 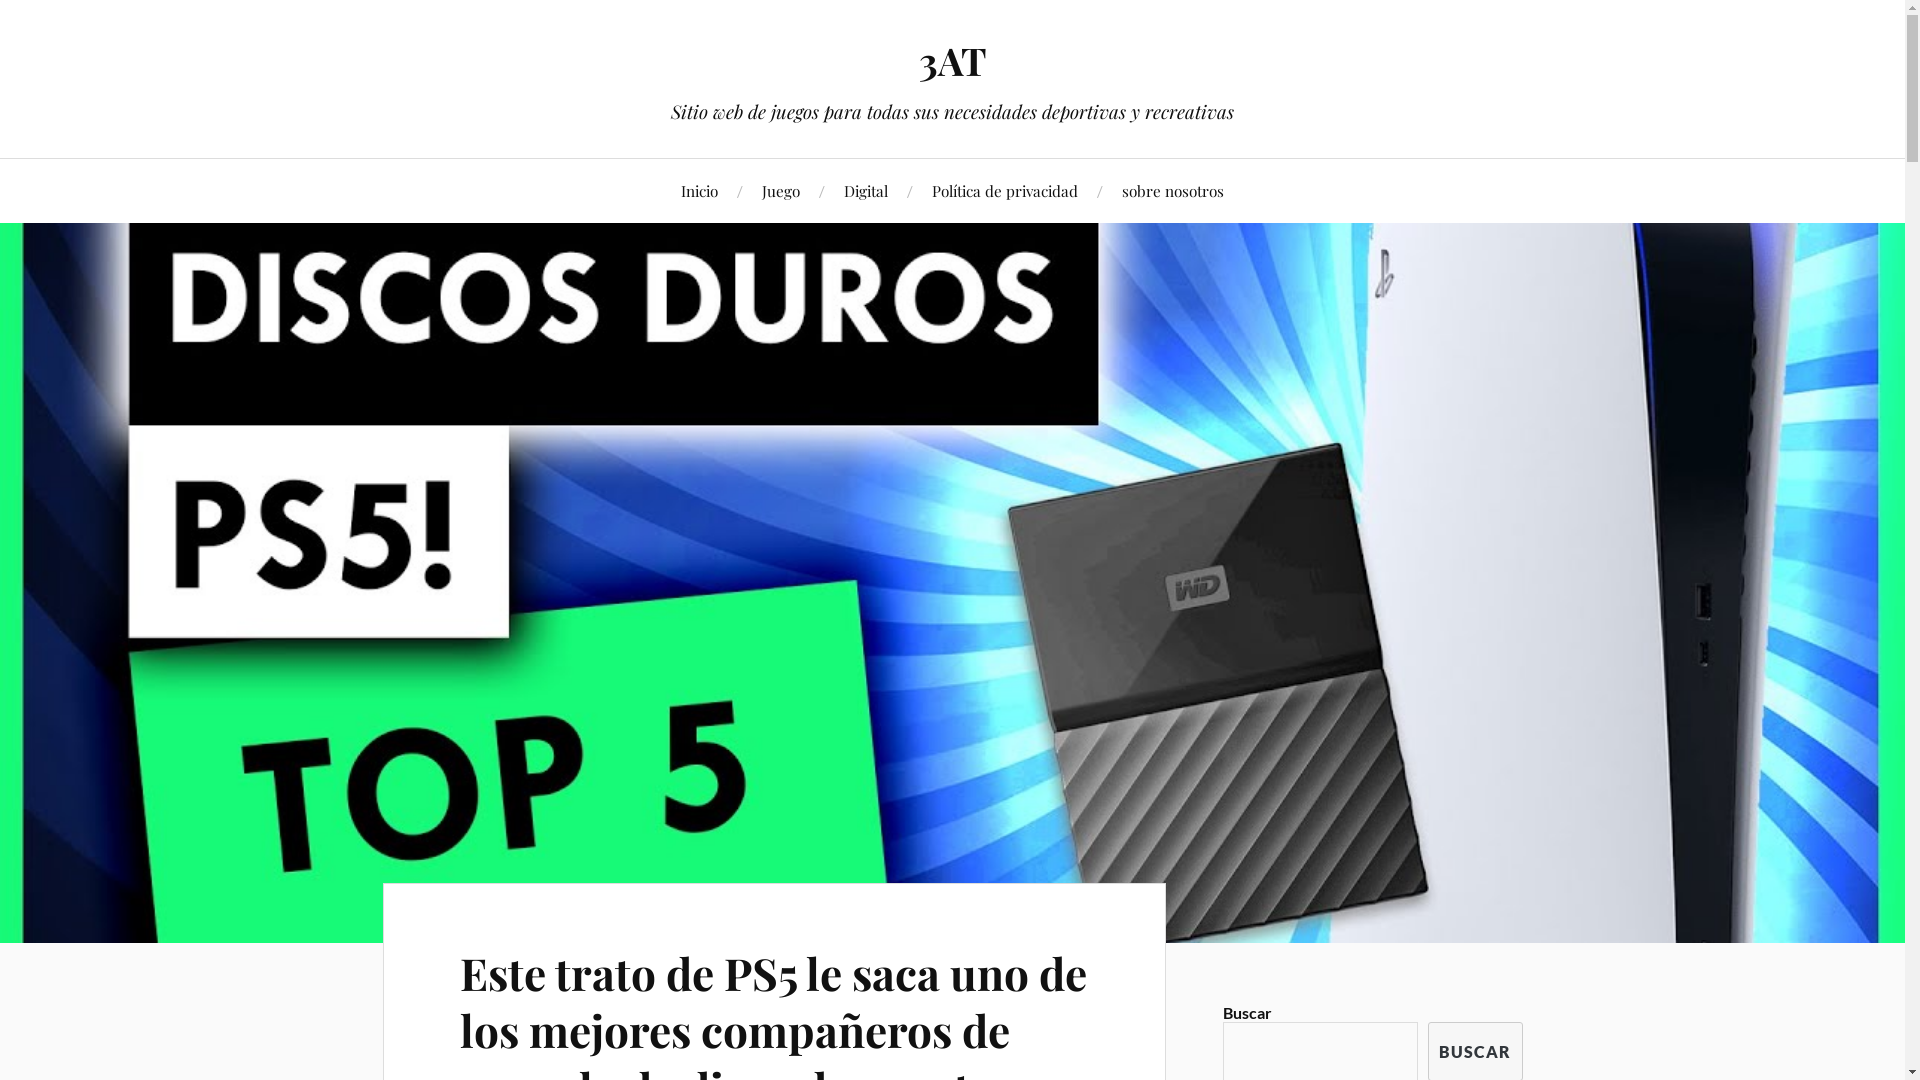 I want to click on 'sobre nosotros', so click(x=1172, y=190).